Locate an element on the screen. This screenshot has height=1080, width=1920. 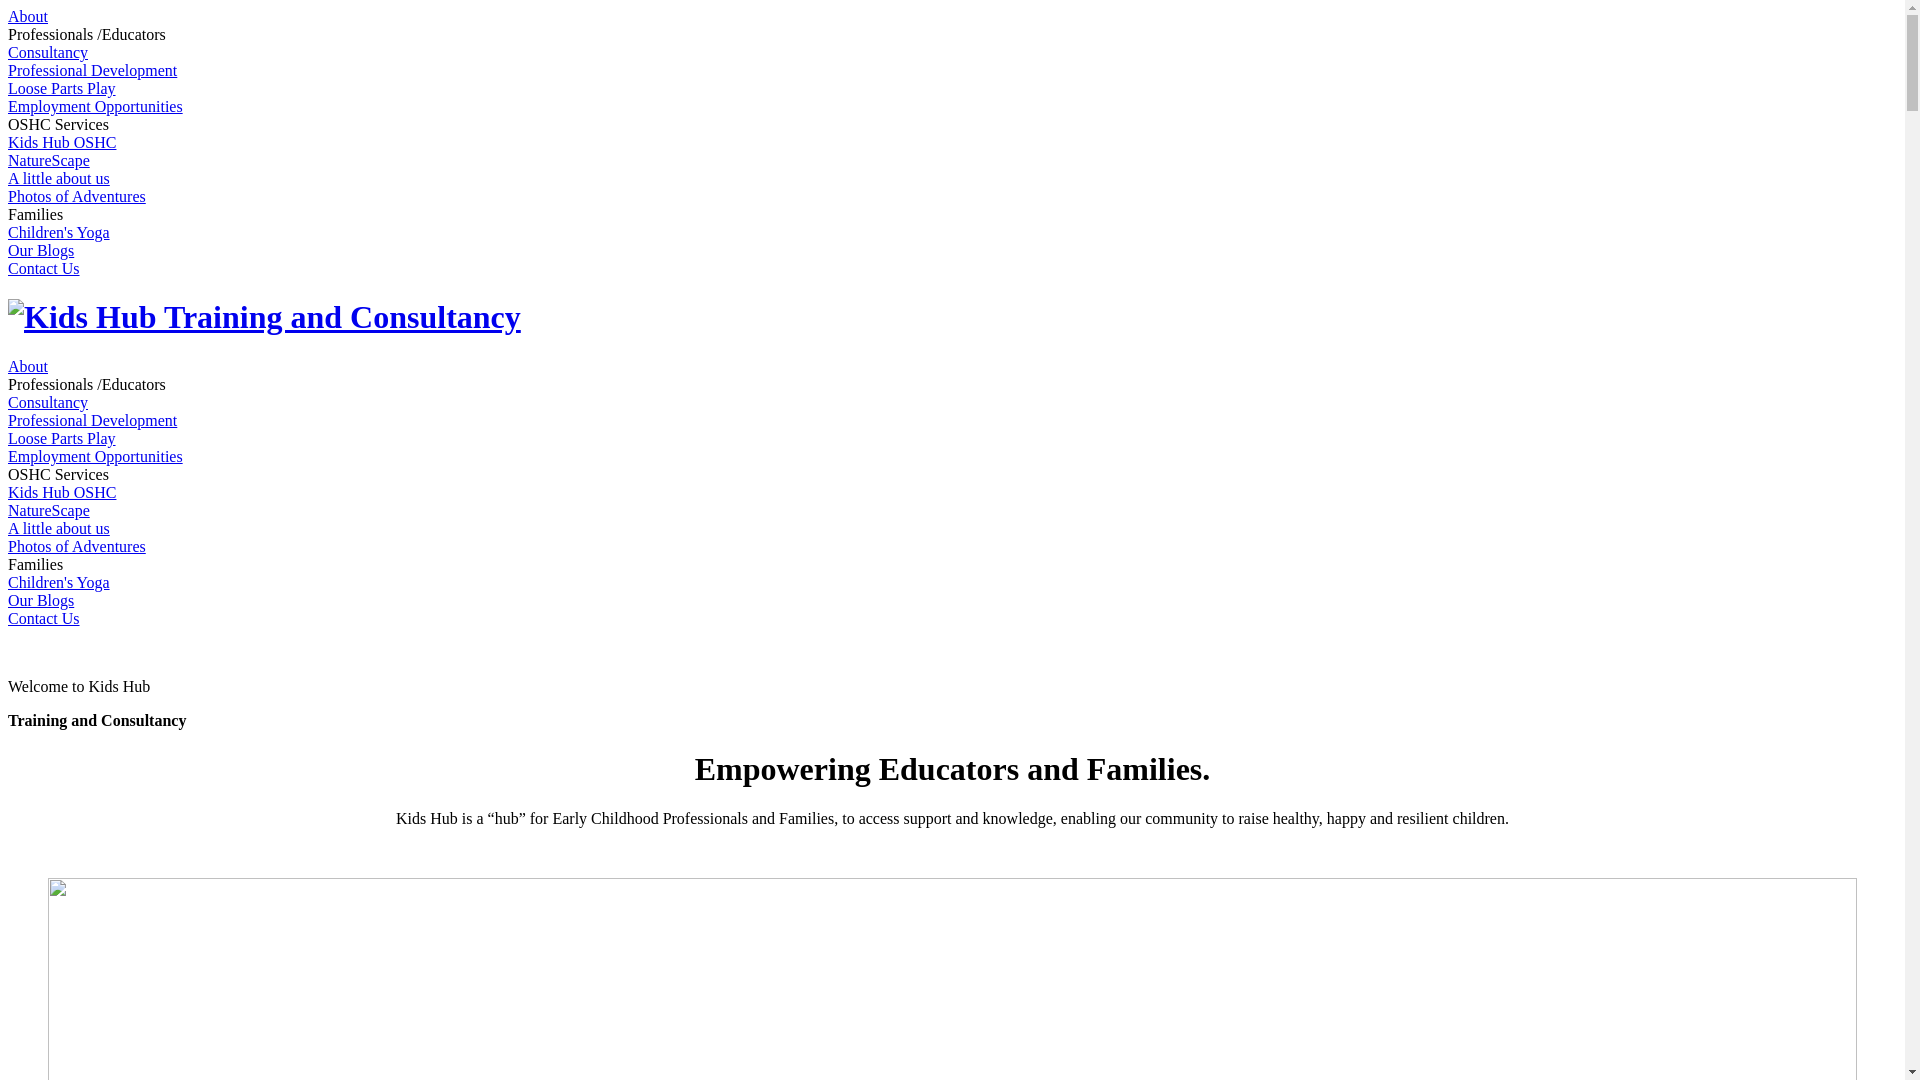
'Contact Us' is located at coordinates (43, 617).